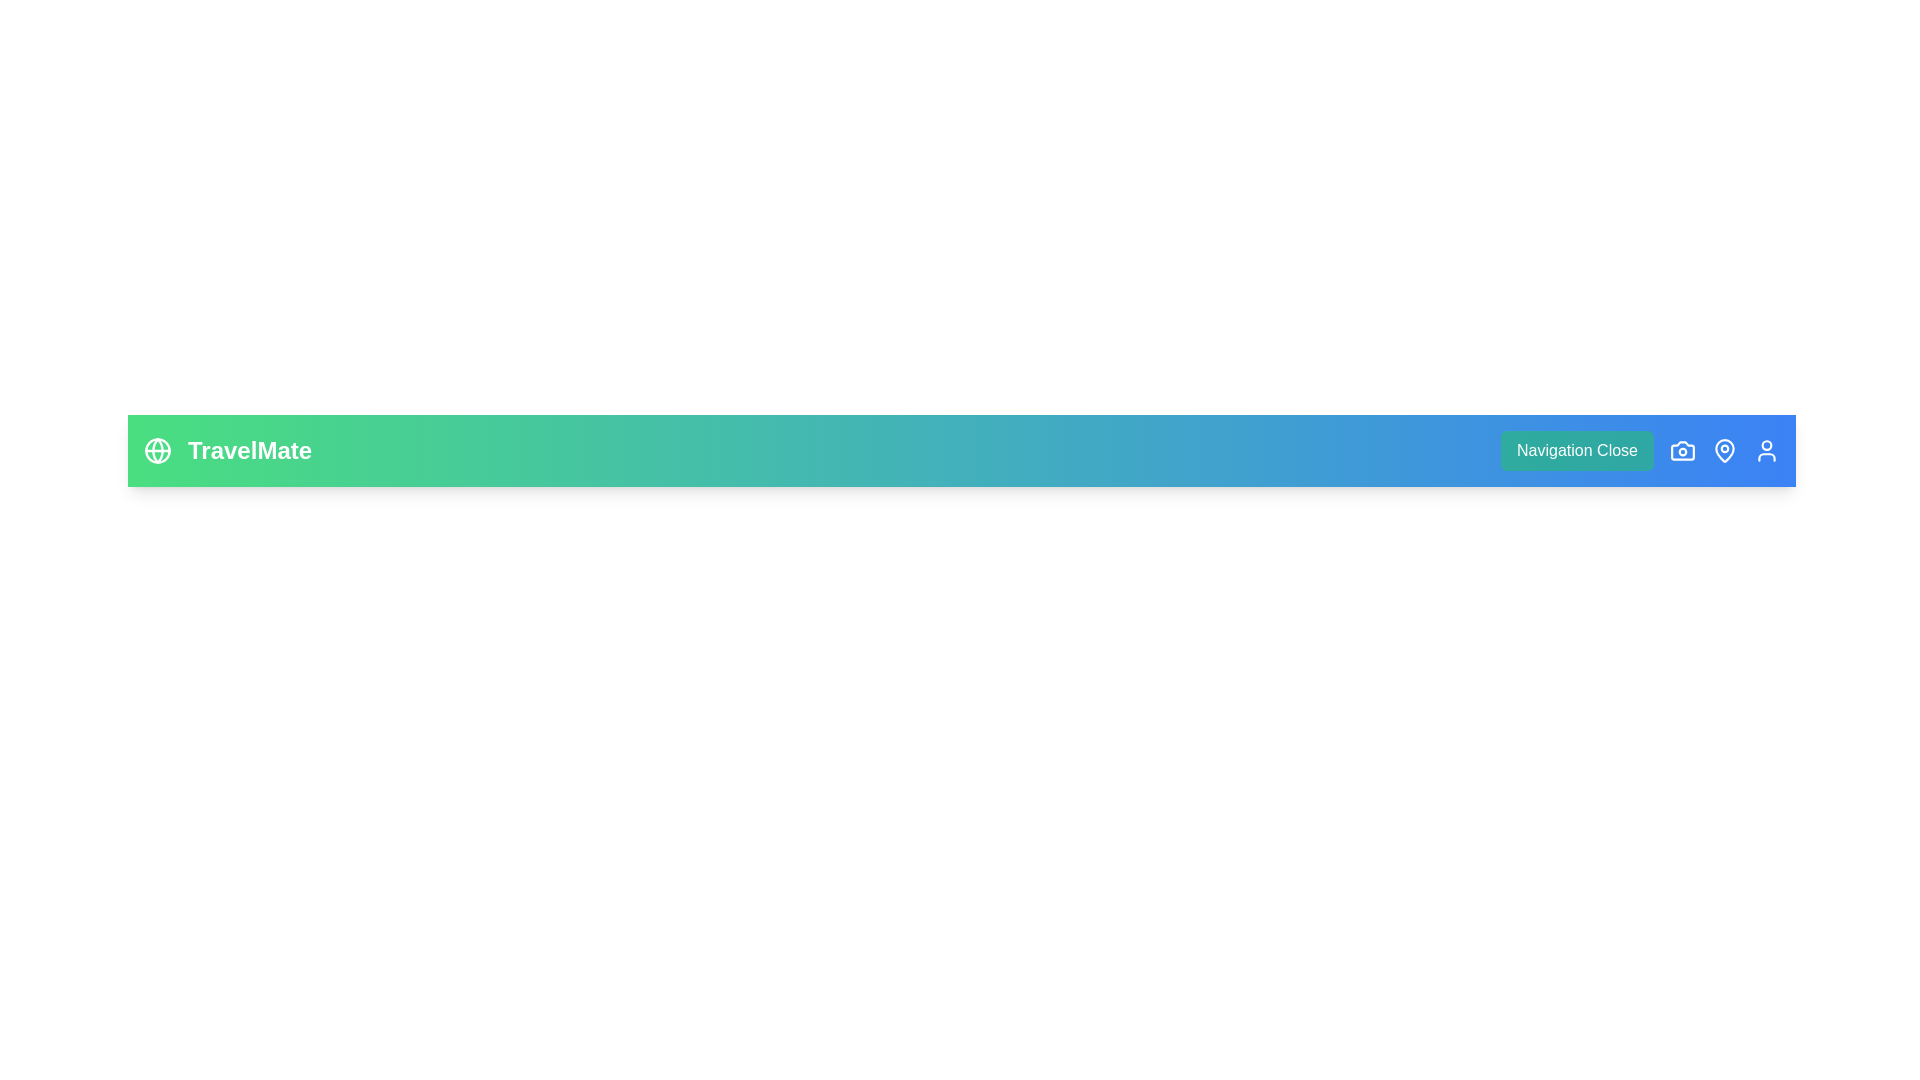  Describe the element at coordinates (1723, 451) in the screenshot. I see `the MapPin icon to observe its hover effect` at that location.